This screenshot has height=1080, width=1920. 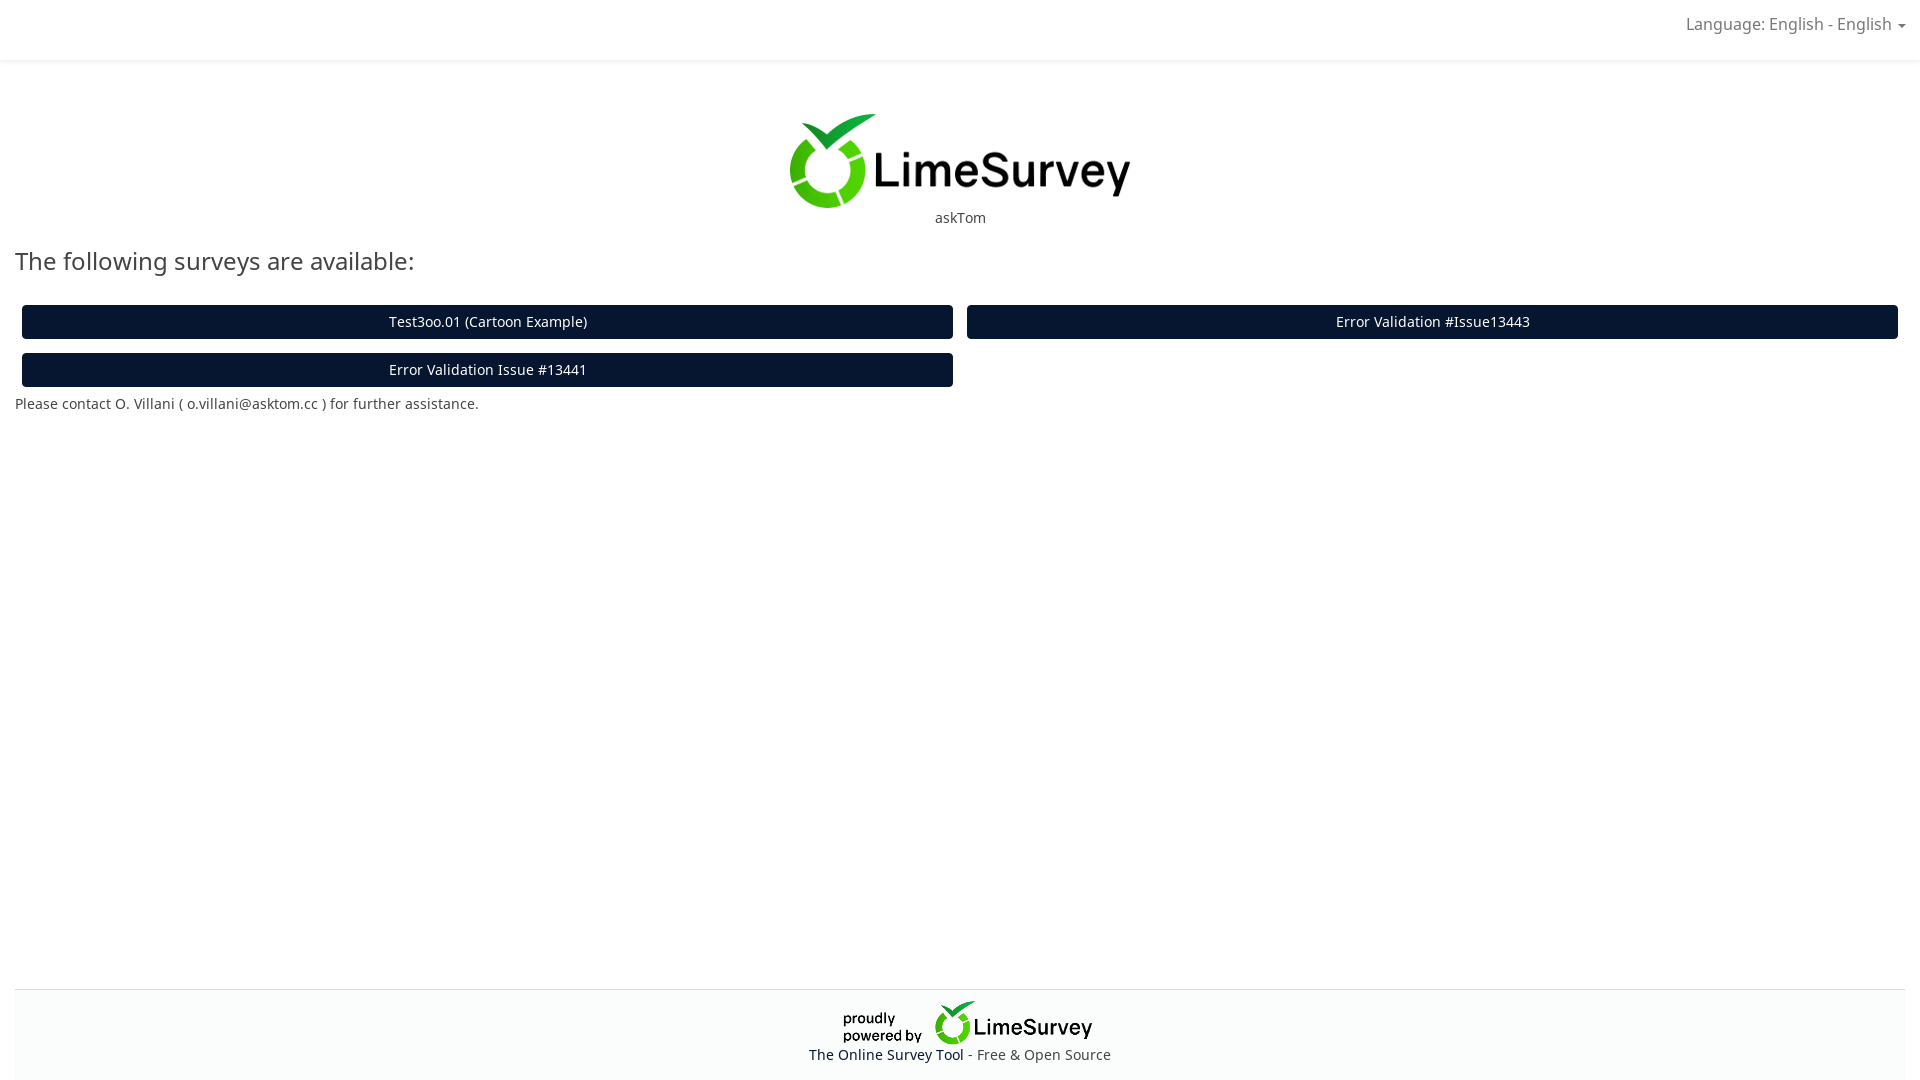 What do you see at coordinates (887, 1053) in the screenshot?
I see `'The Online Survey Tool'` at bounding box center [887, 1053].